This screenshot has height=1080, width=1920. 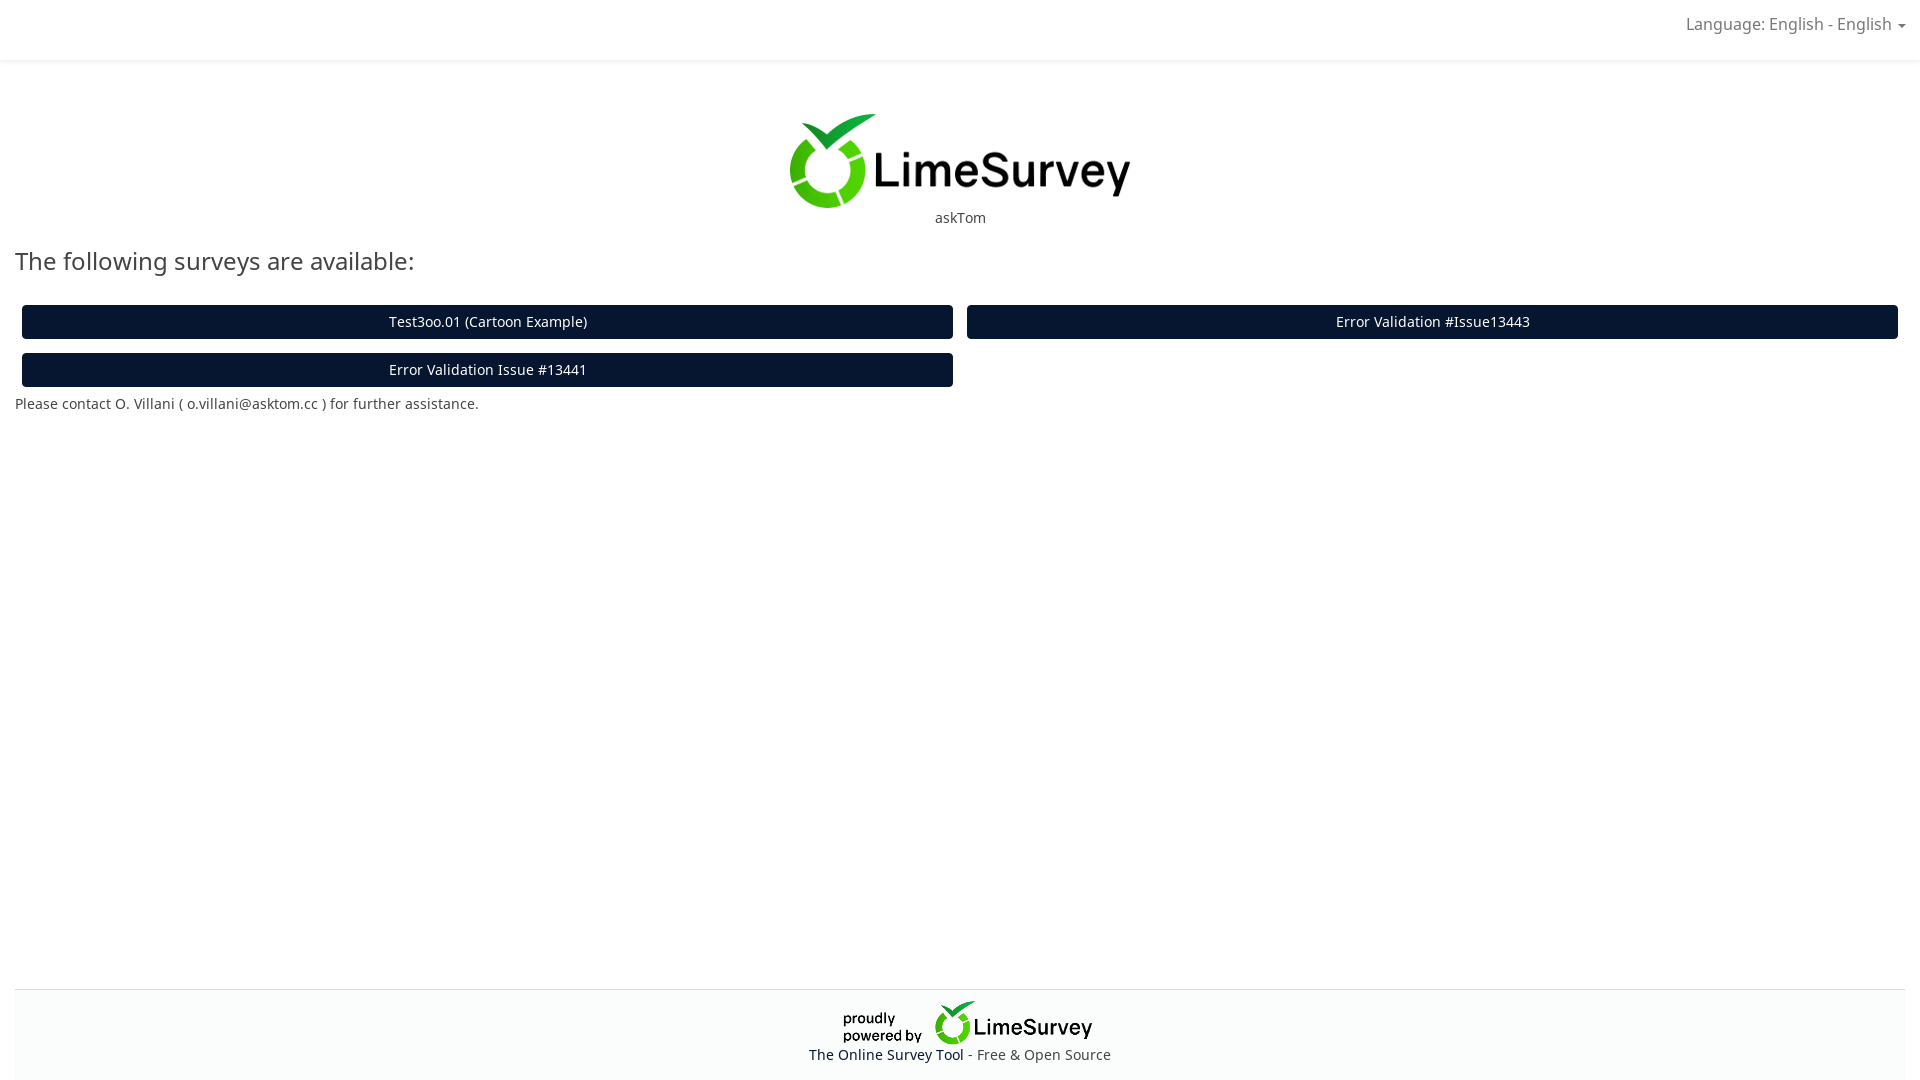 What do you see at coordinates (887, 1053) in the screenshot?
I see `'The Online Survey Tool'` at bounding box center [887, 1053].